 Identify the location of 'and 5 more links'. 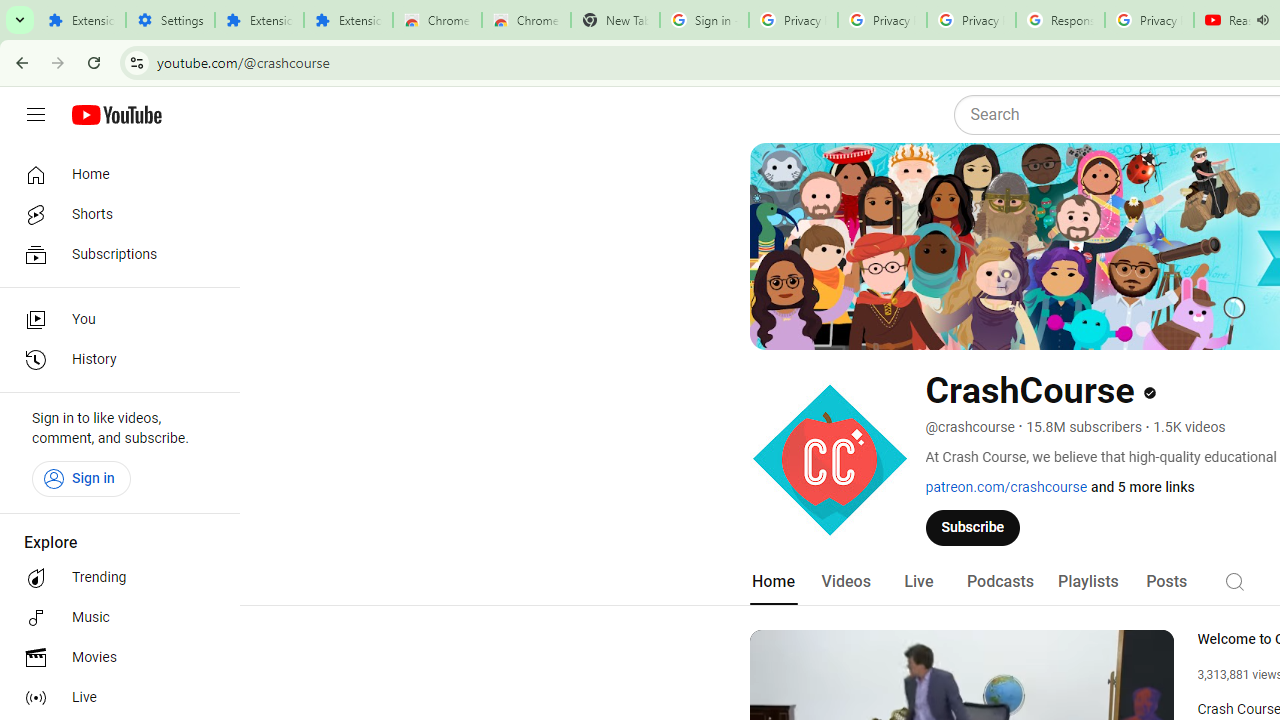
(1143, 487).